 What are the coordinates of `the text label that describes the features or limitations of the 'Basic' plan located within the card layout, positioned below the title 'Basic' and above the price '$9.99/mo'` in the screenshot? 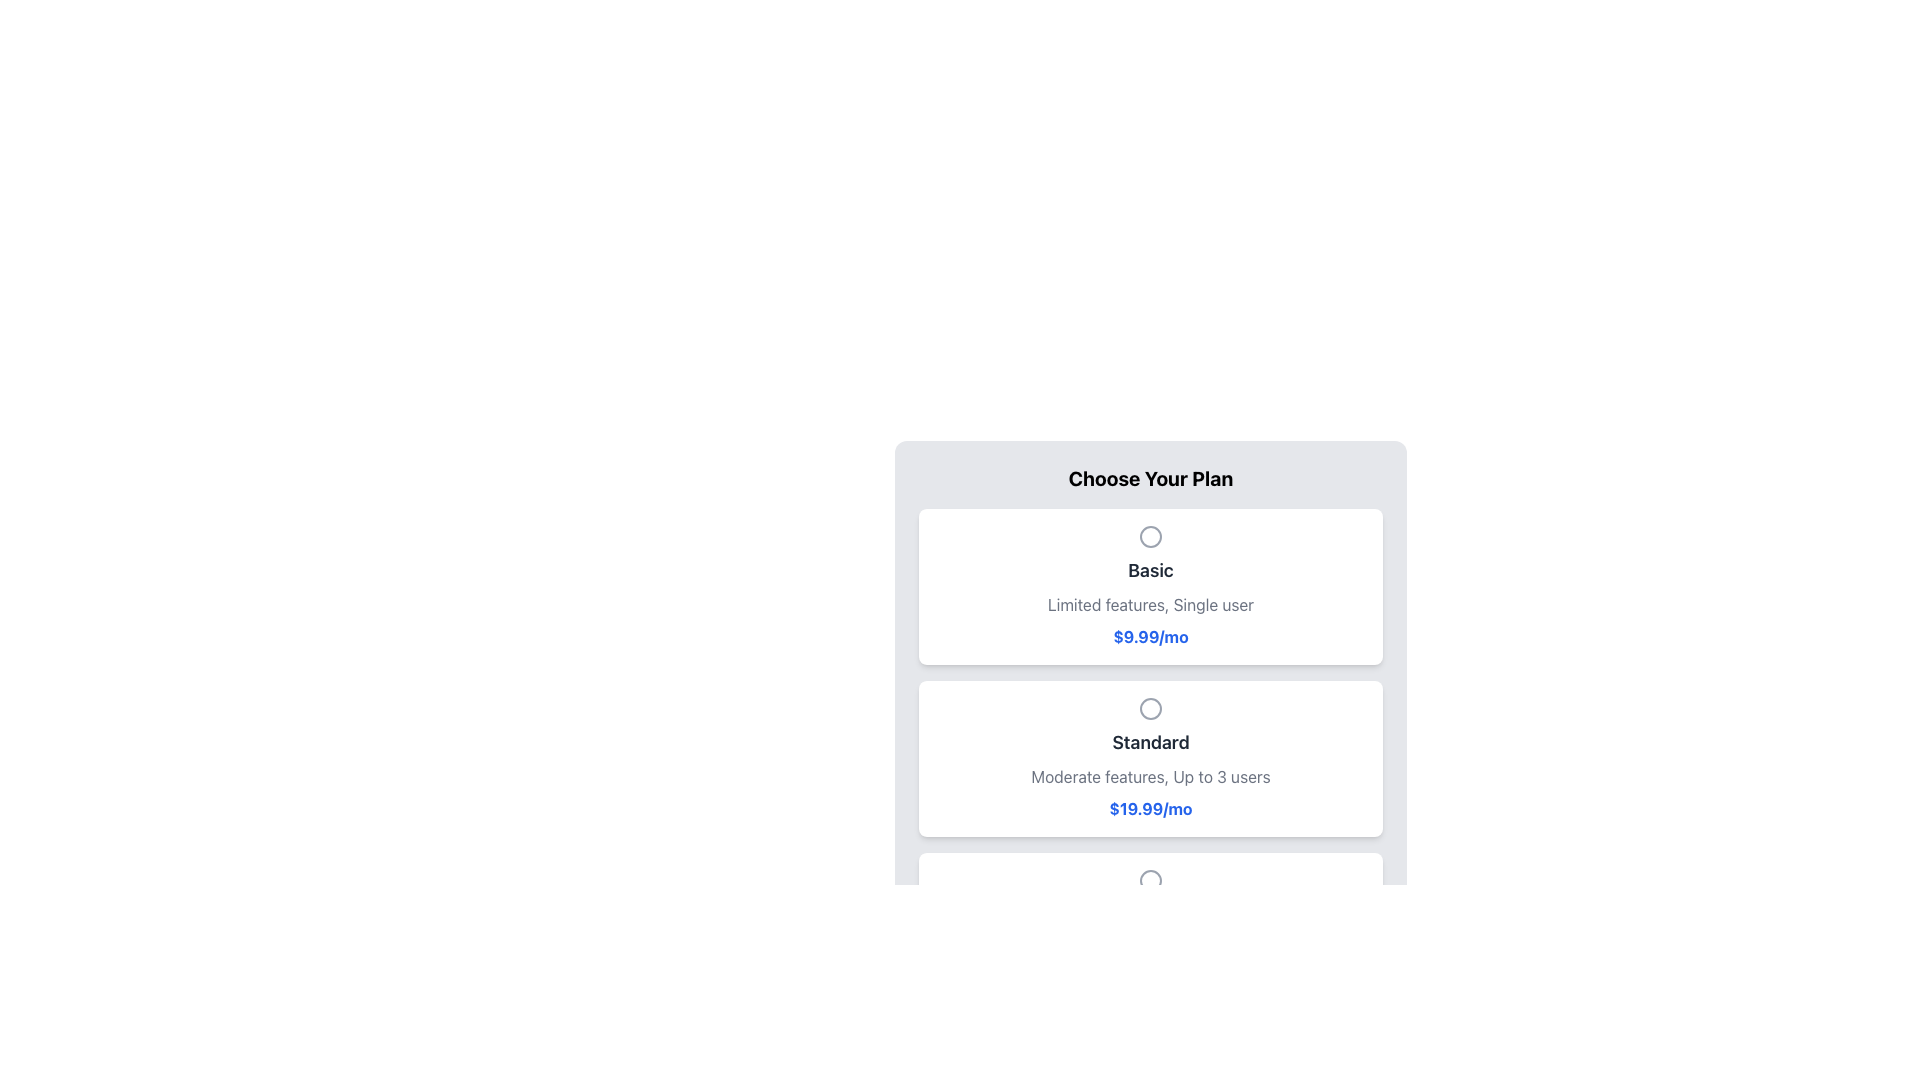 It's located at (1151, 604).